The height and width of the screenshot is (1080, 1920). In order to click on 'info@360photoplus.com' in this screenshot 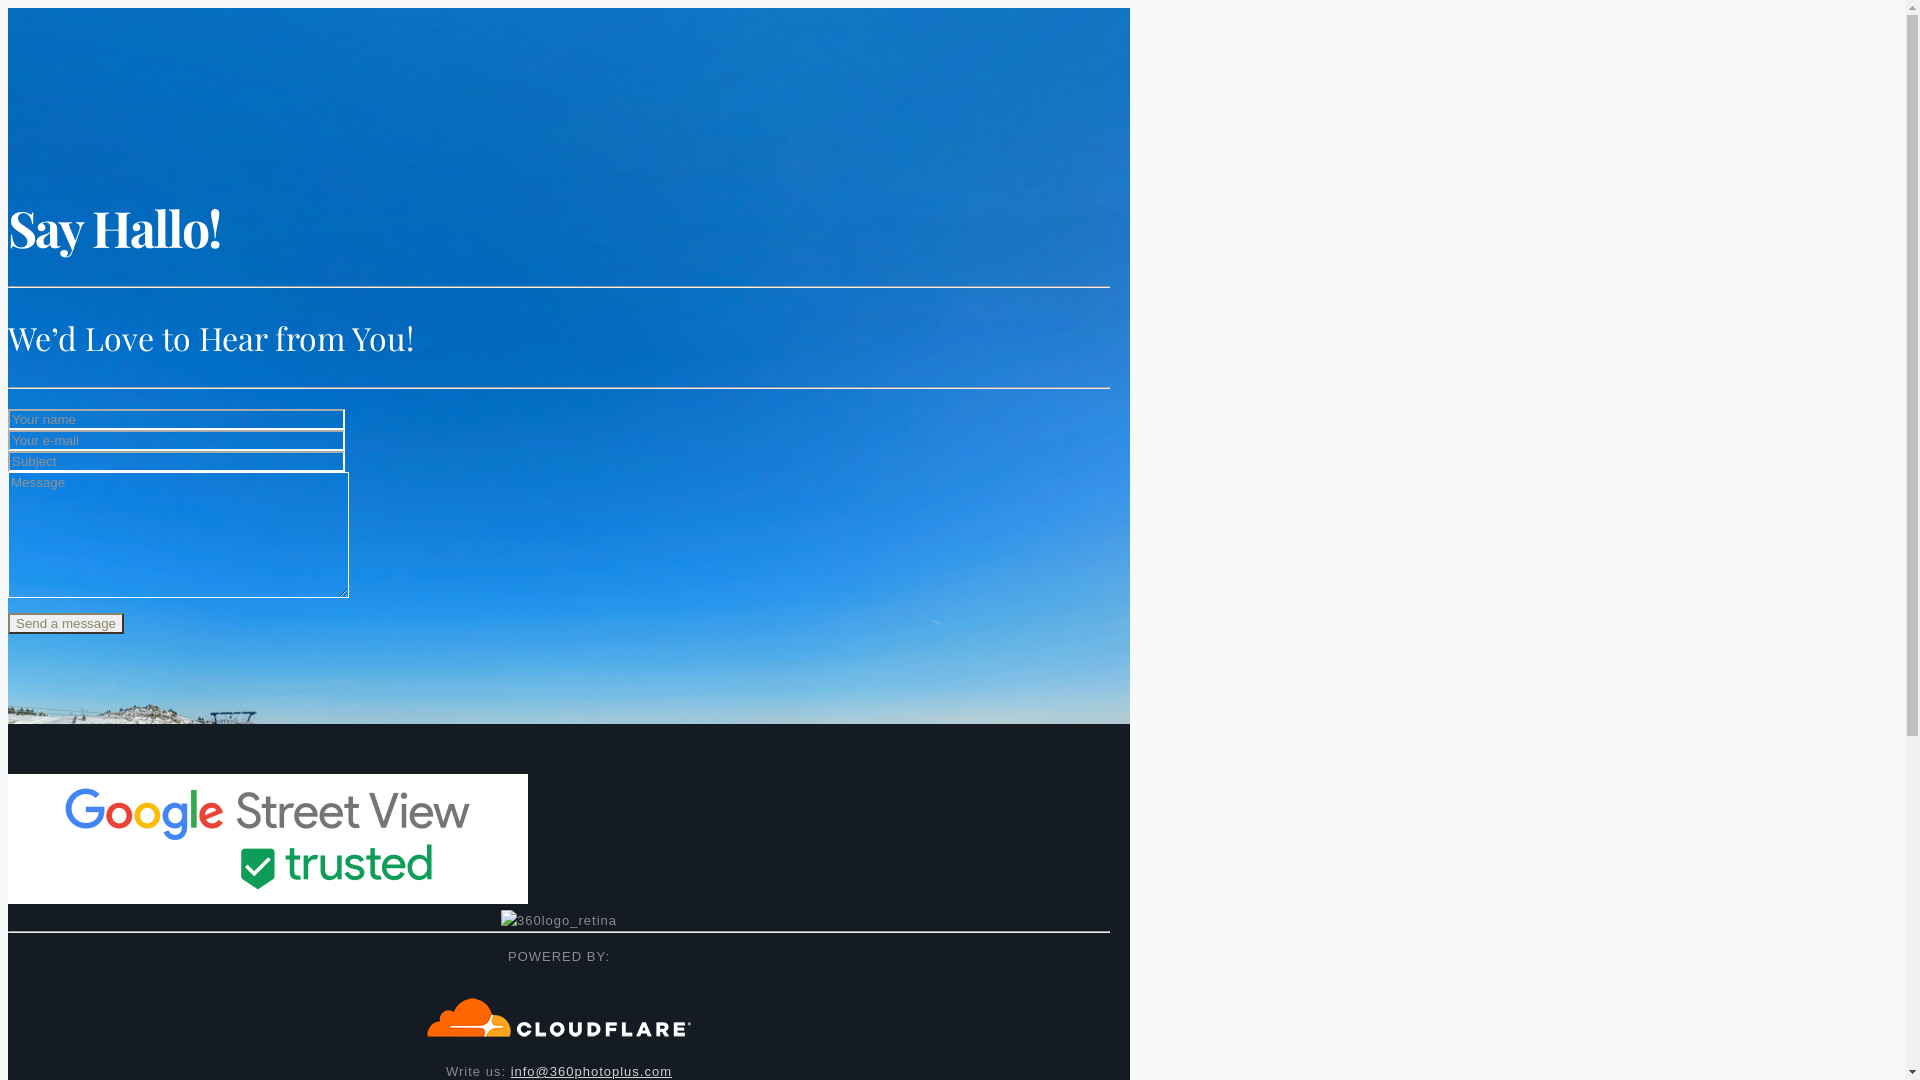, I will do `click(590, 1070)`.